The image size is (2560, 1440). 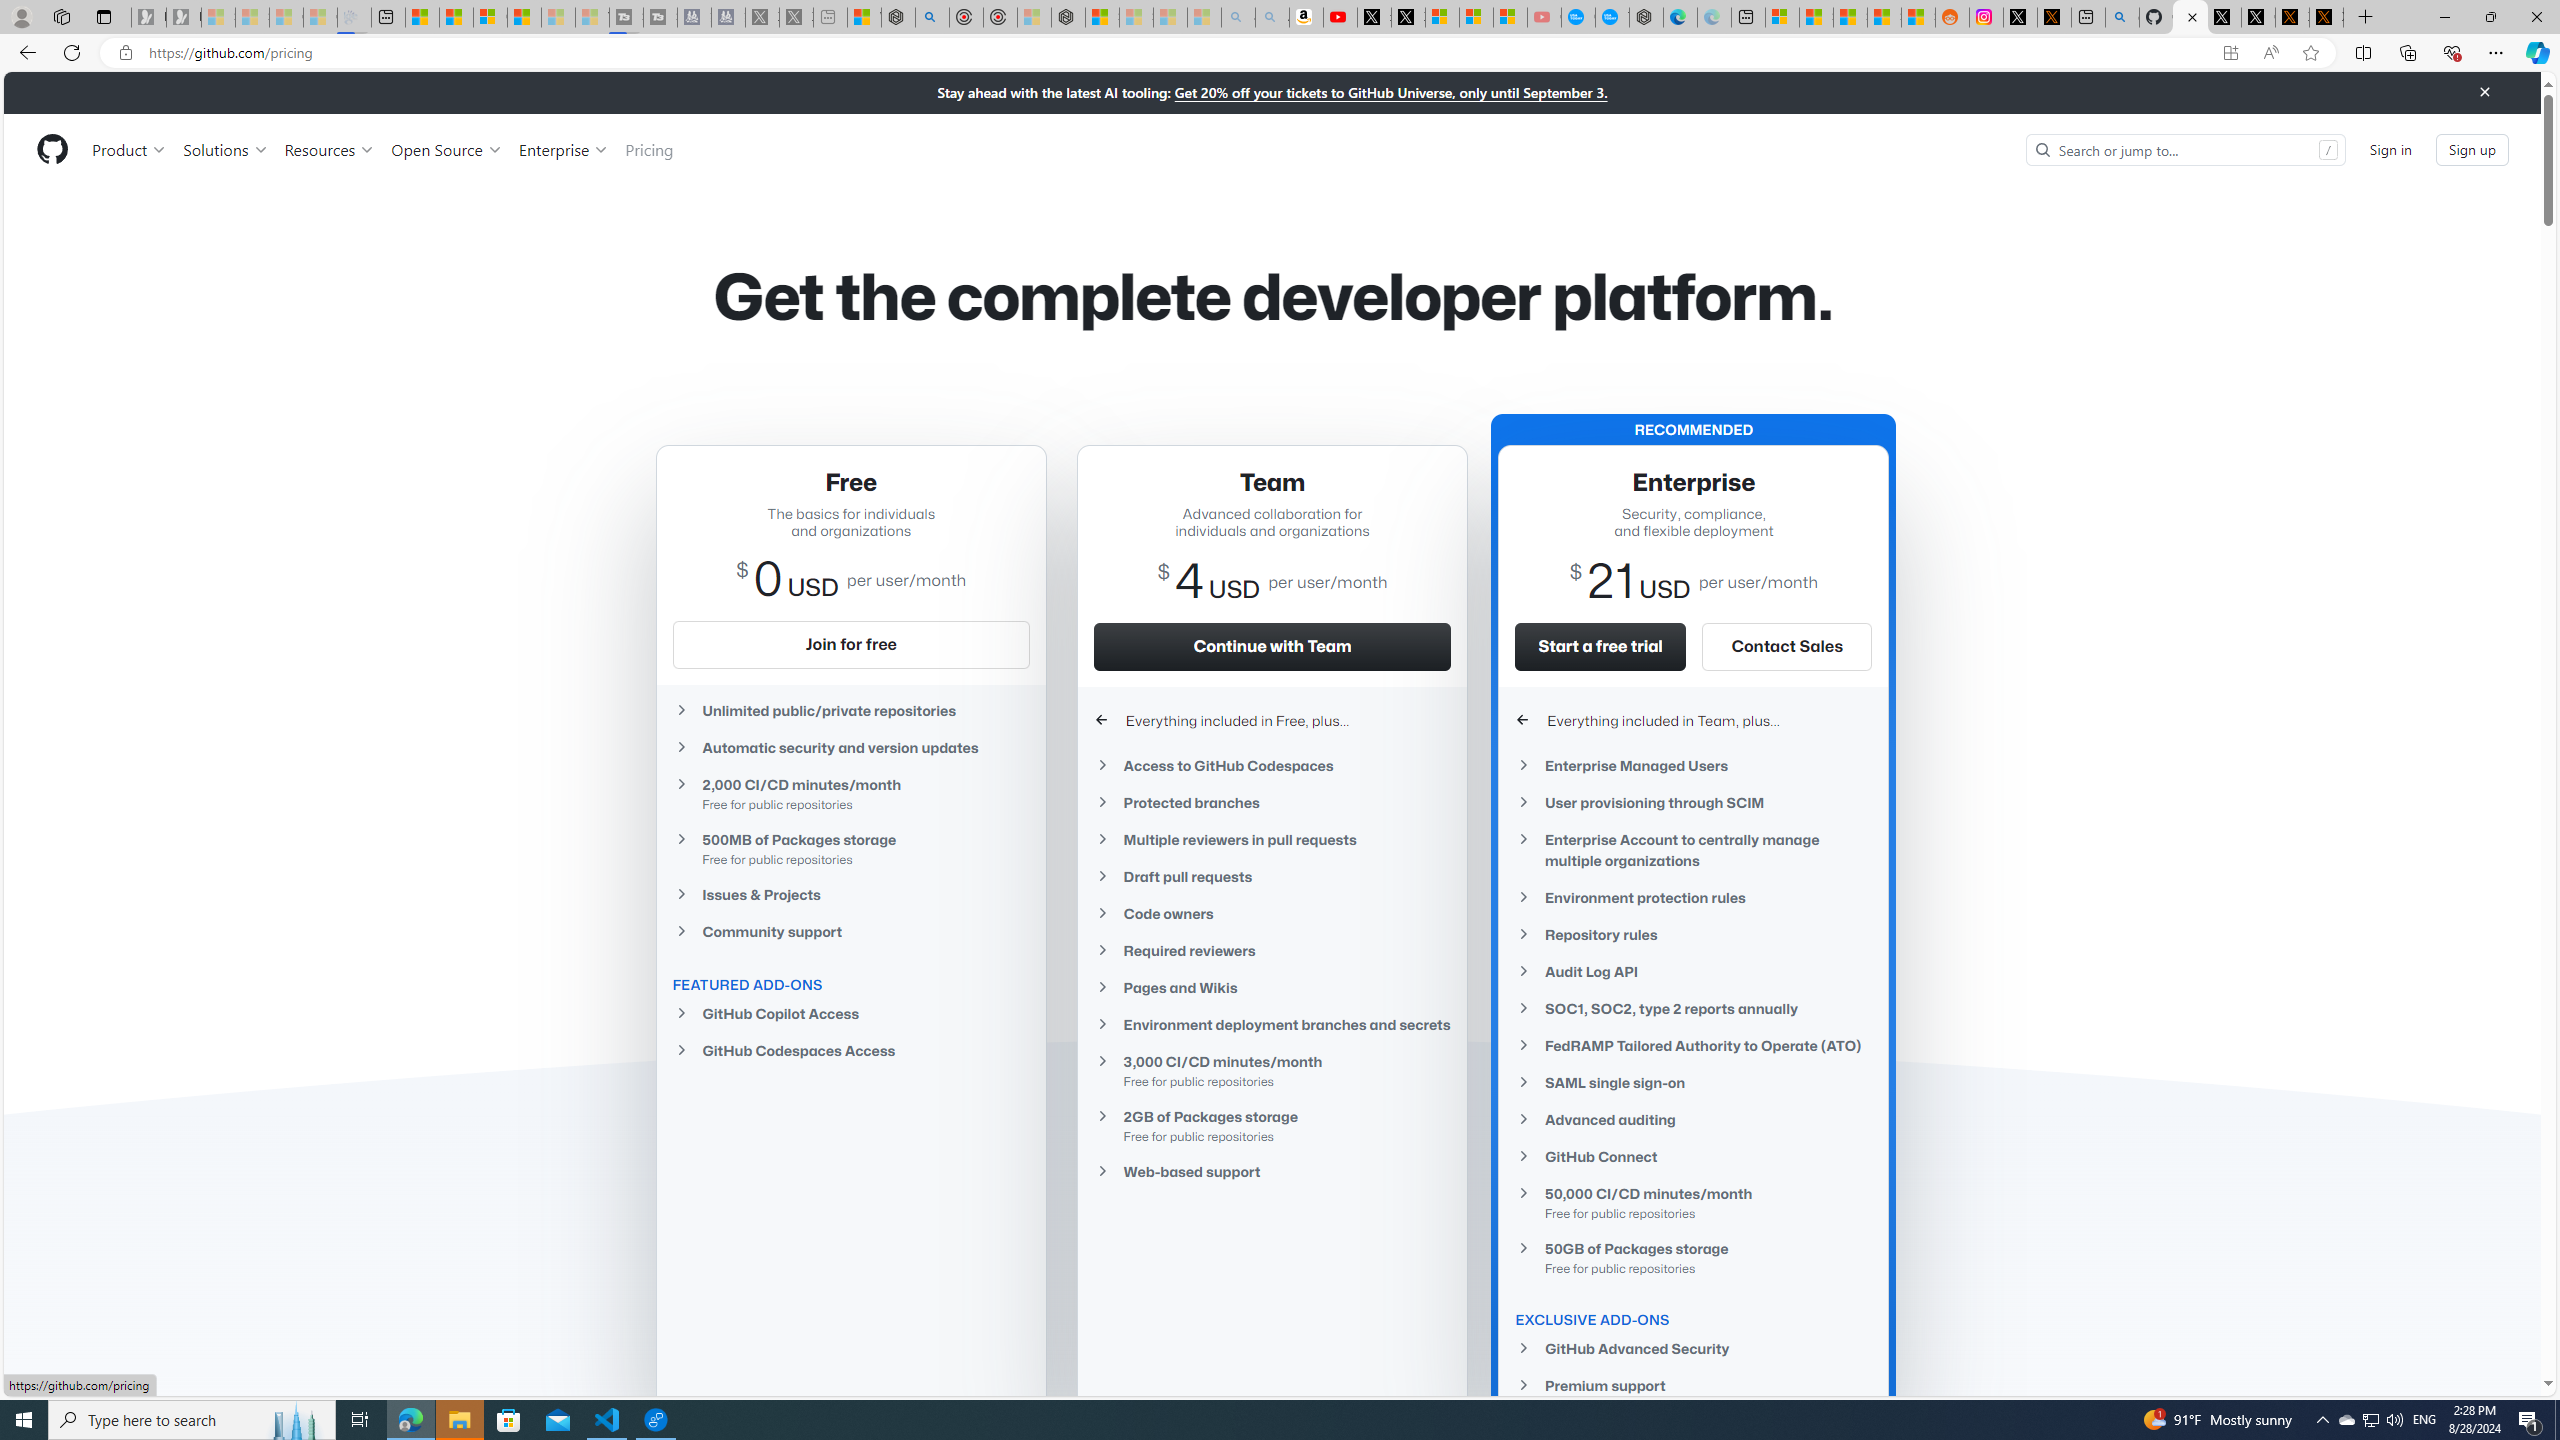 What do you see at coordinates (1271, 876) in the screenshot?
I see `'Draft pull requests'` at bounding box center [1271, 876].